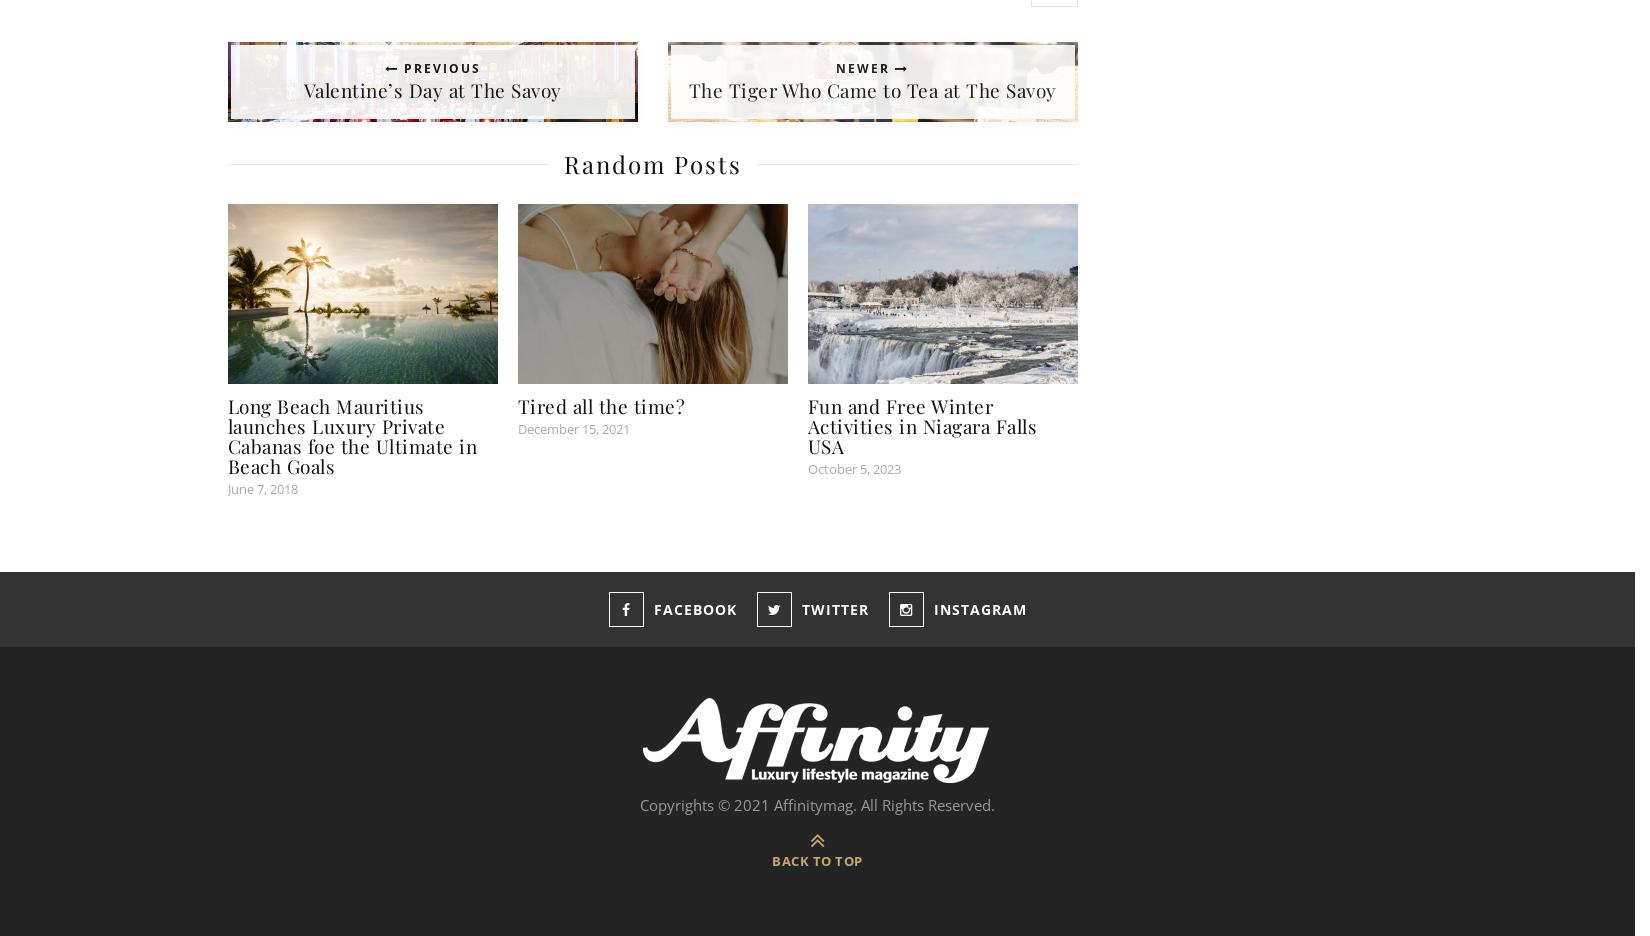  What do you see at coordinates (351, 435) in the screenshot?
I see `'Long Beach Mauritius launches Luxury Private Cabanas  foe the Ultimate in Beach Goals'` at bounding box center [351, 435].